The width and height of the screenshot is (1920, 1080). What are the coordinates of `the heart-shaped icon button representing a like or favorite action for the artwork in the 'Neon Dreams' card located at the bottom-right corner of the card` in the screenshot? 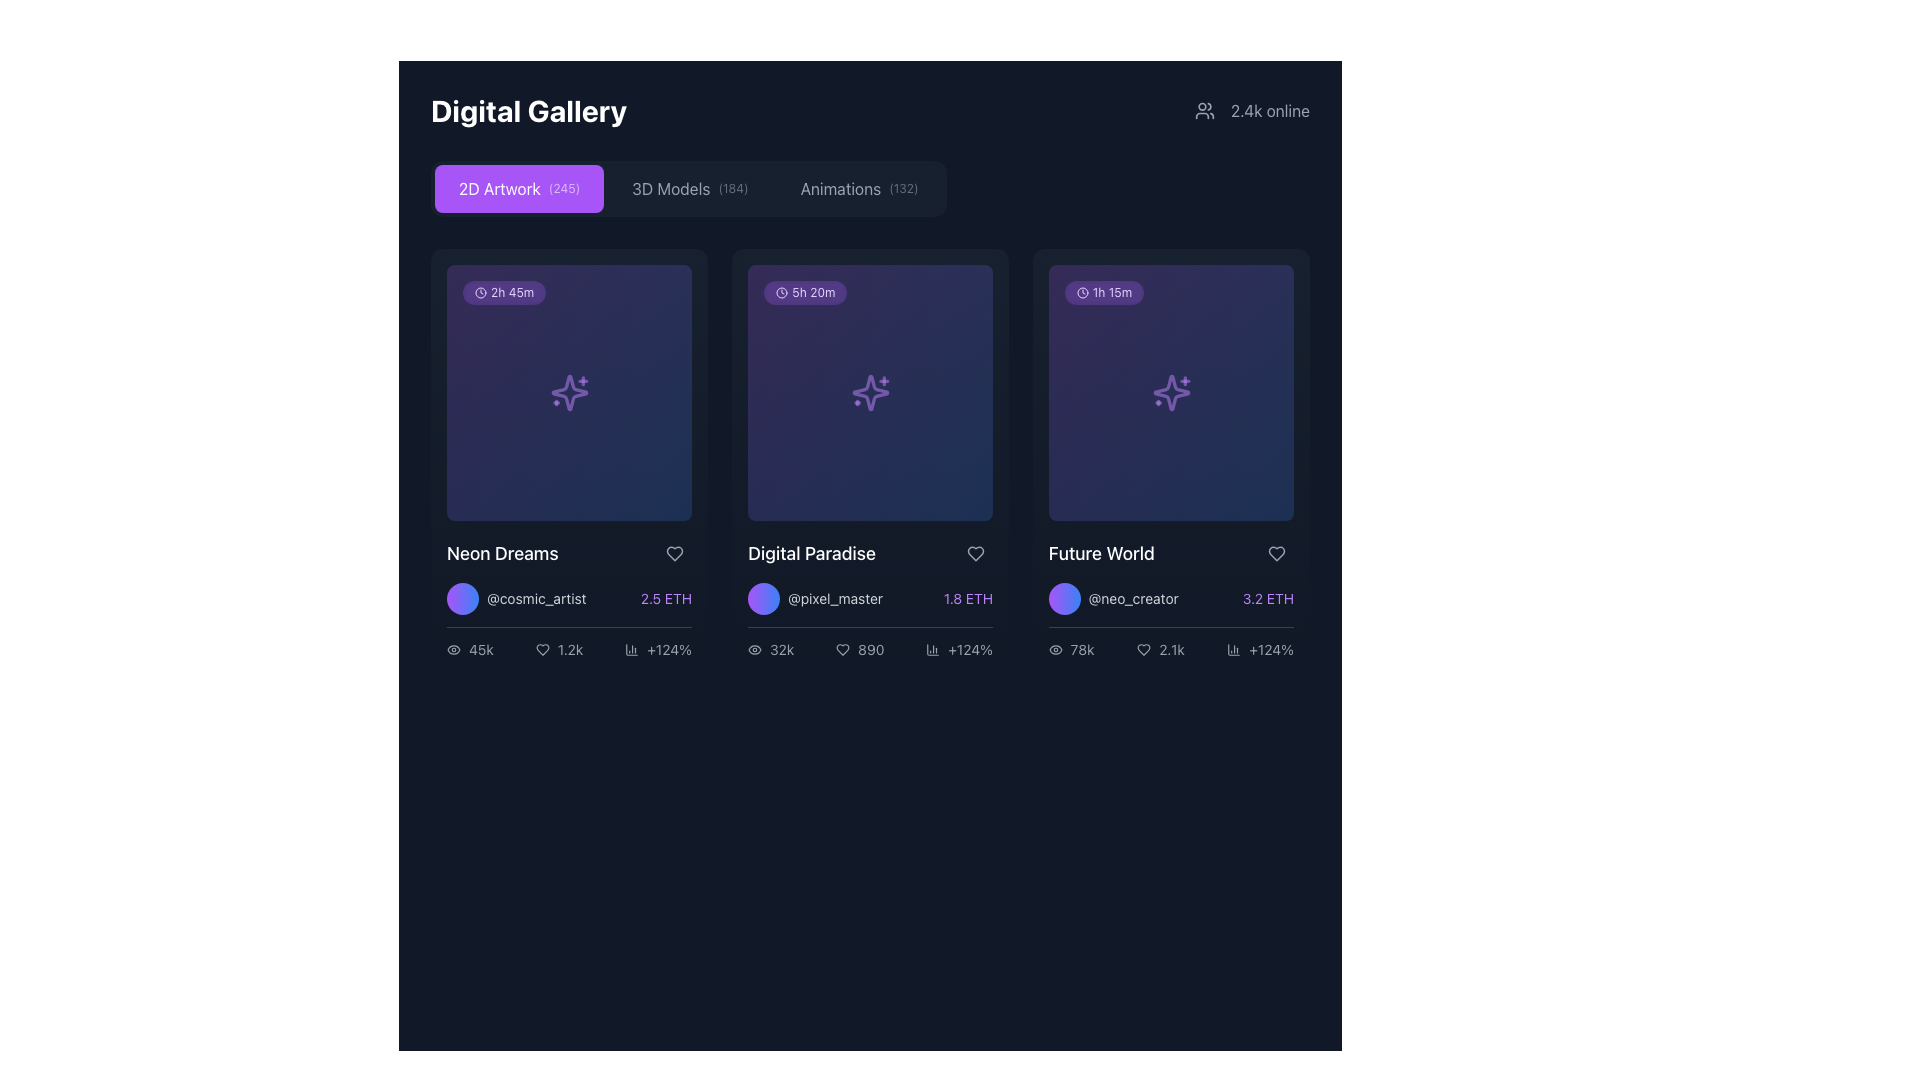 It's located at (542, 650).